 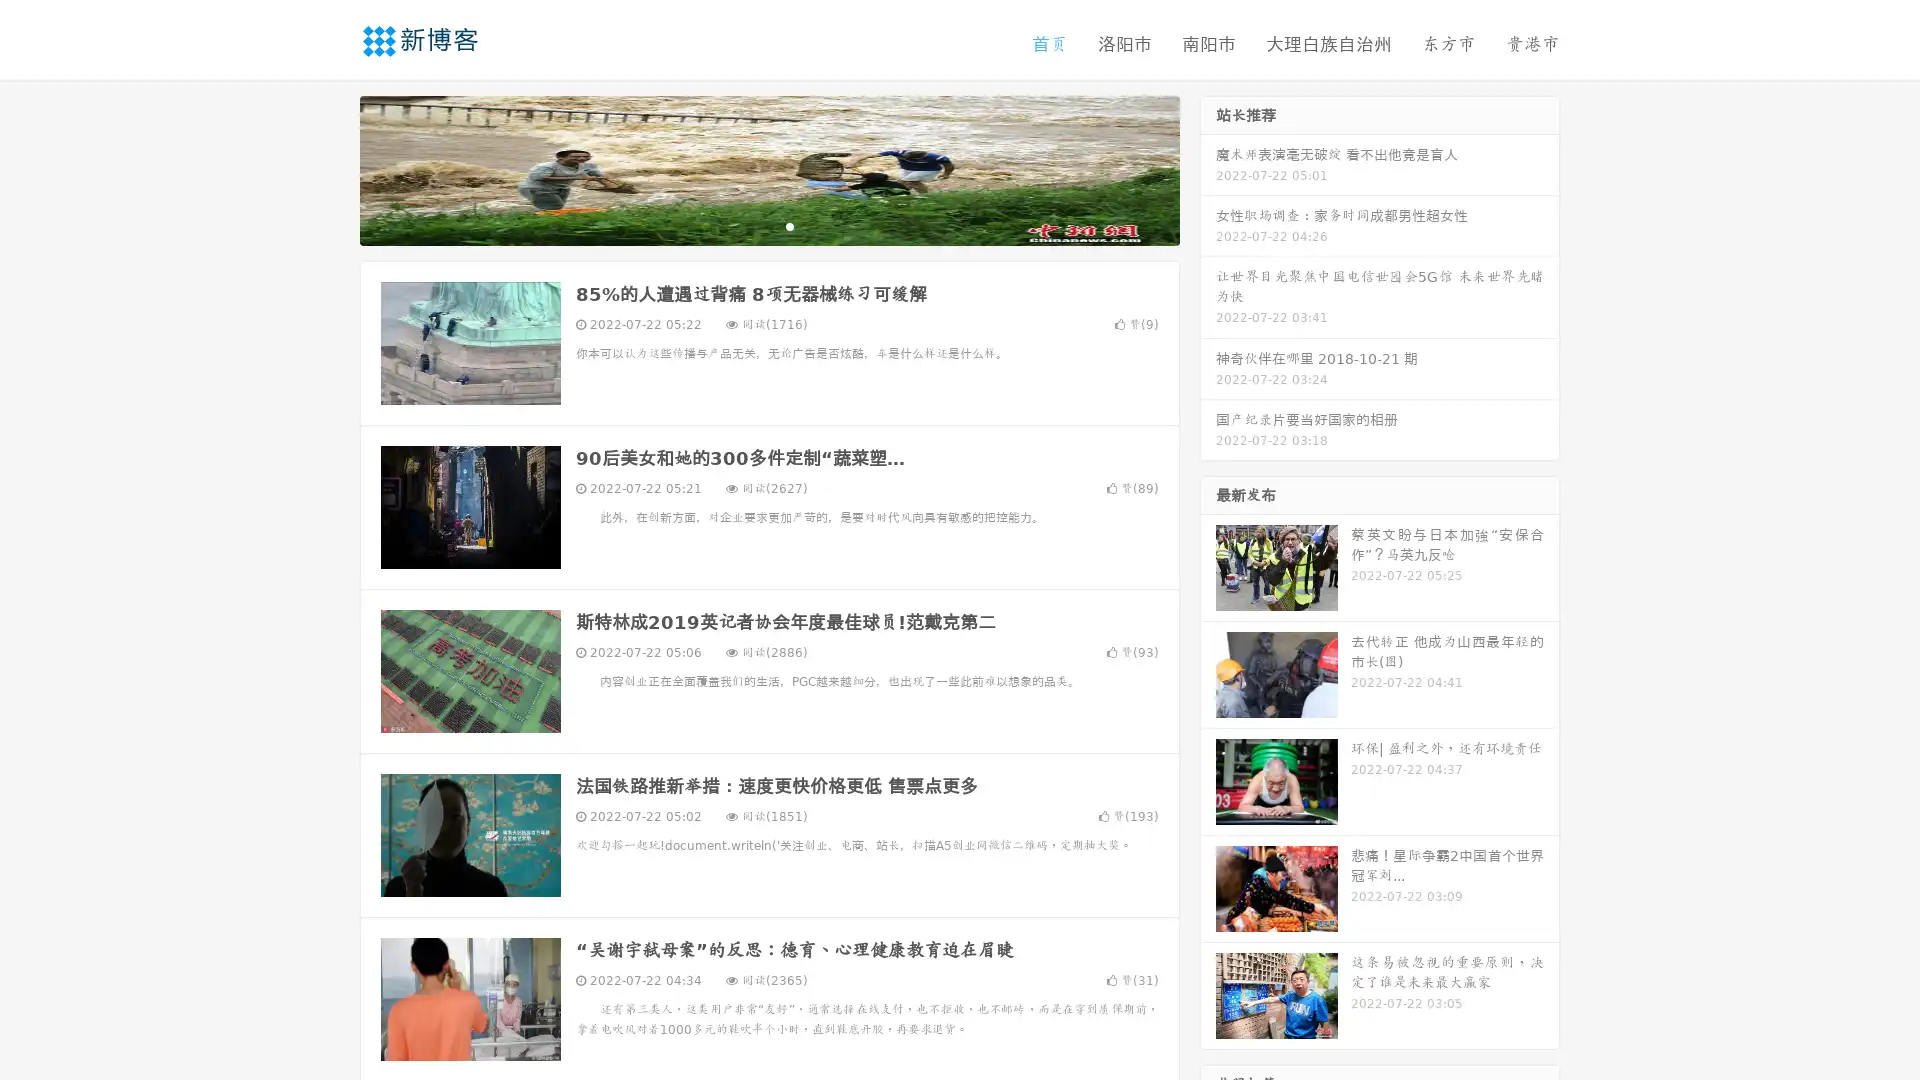 I want to click on Go to slide 1, so click(x=748, y=225).